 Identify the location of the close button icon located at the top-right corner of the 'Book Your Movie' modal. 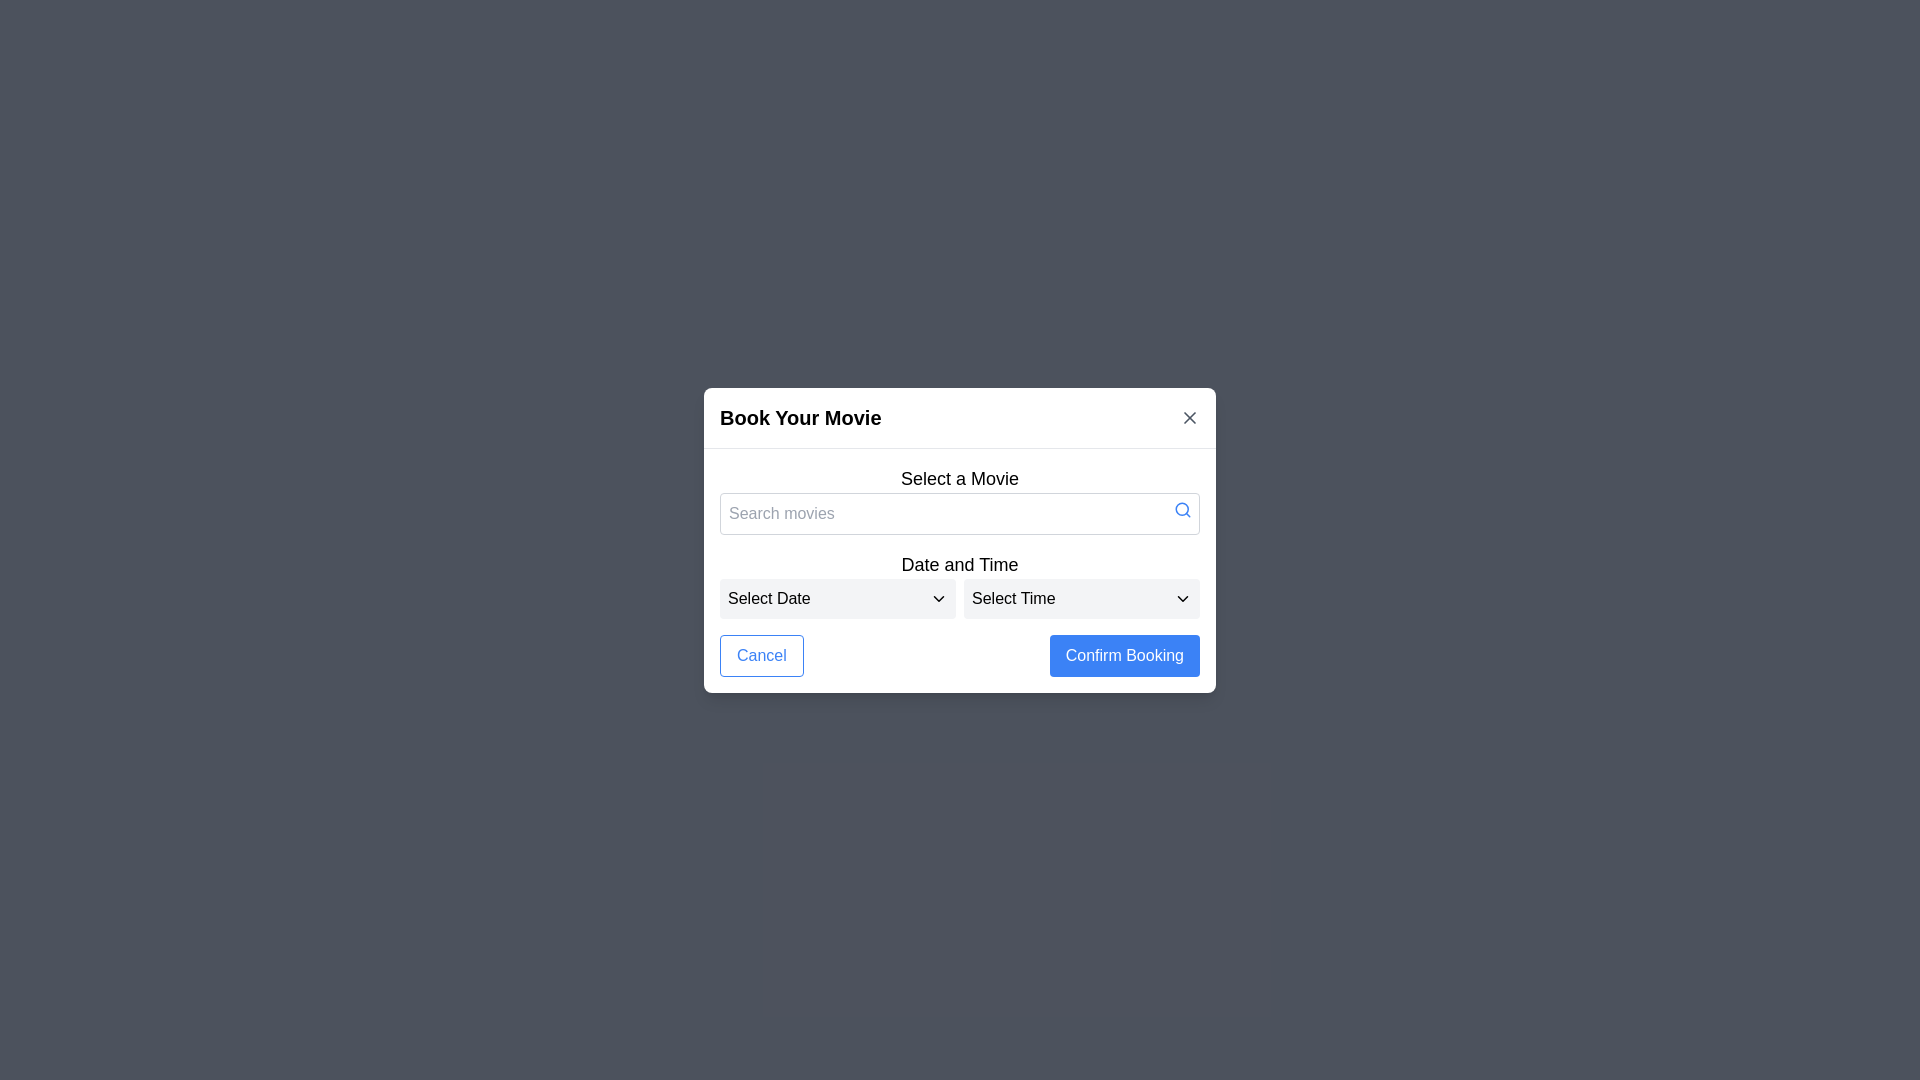
(1190, 416).